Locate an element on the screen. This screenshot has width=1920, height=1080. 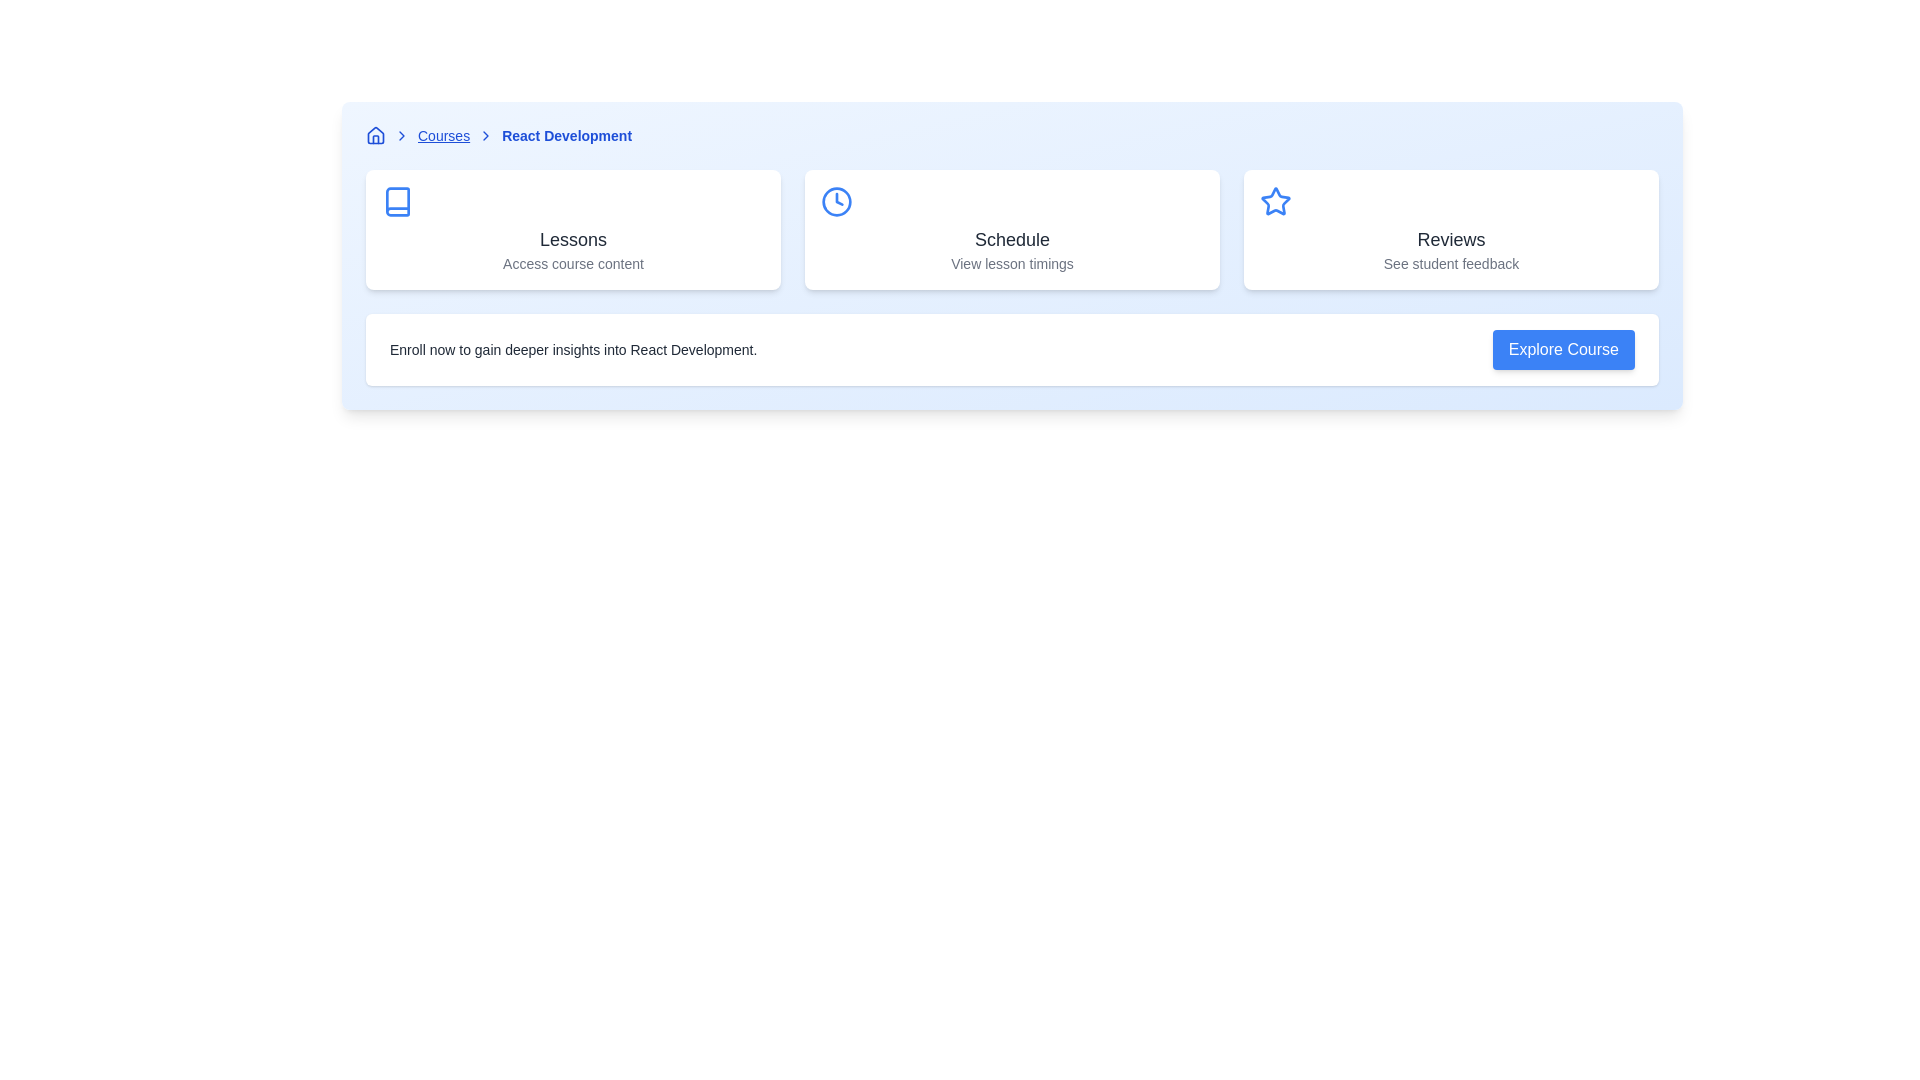
the 'home' icon in the breadcrumb navigation bar located at the upper-left portion of the interface is located at coordinates (375, 135).